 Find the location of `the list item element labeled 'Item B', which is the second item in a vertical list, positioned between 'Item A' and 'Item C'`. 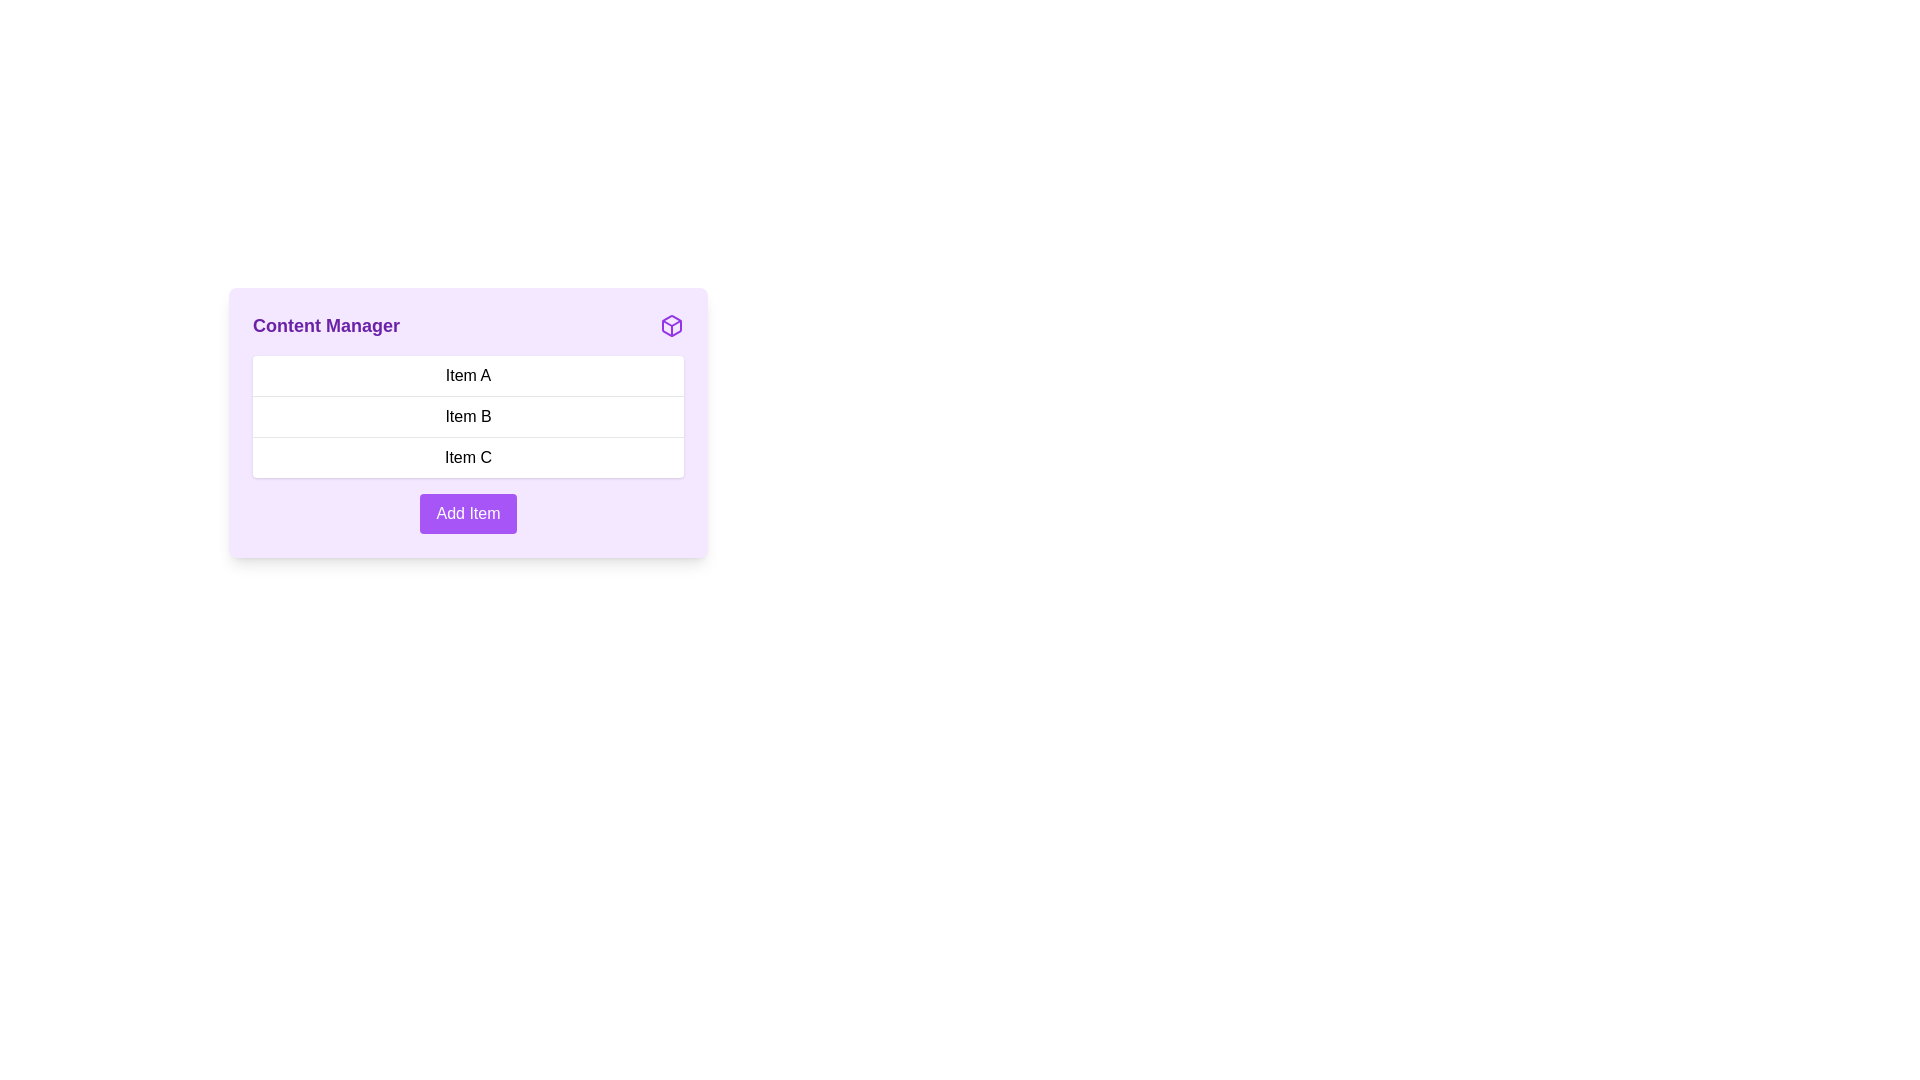

the list item element labeled 'Item B', which is the second item in a vertical list, positioned between 'Item A' and 'Item C' is located at coordinates (467, 415).